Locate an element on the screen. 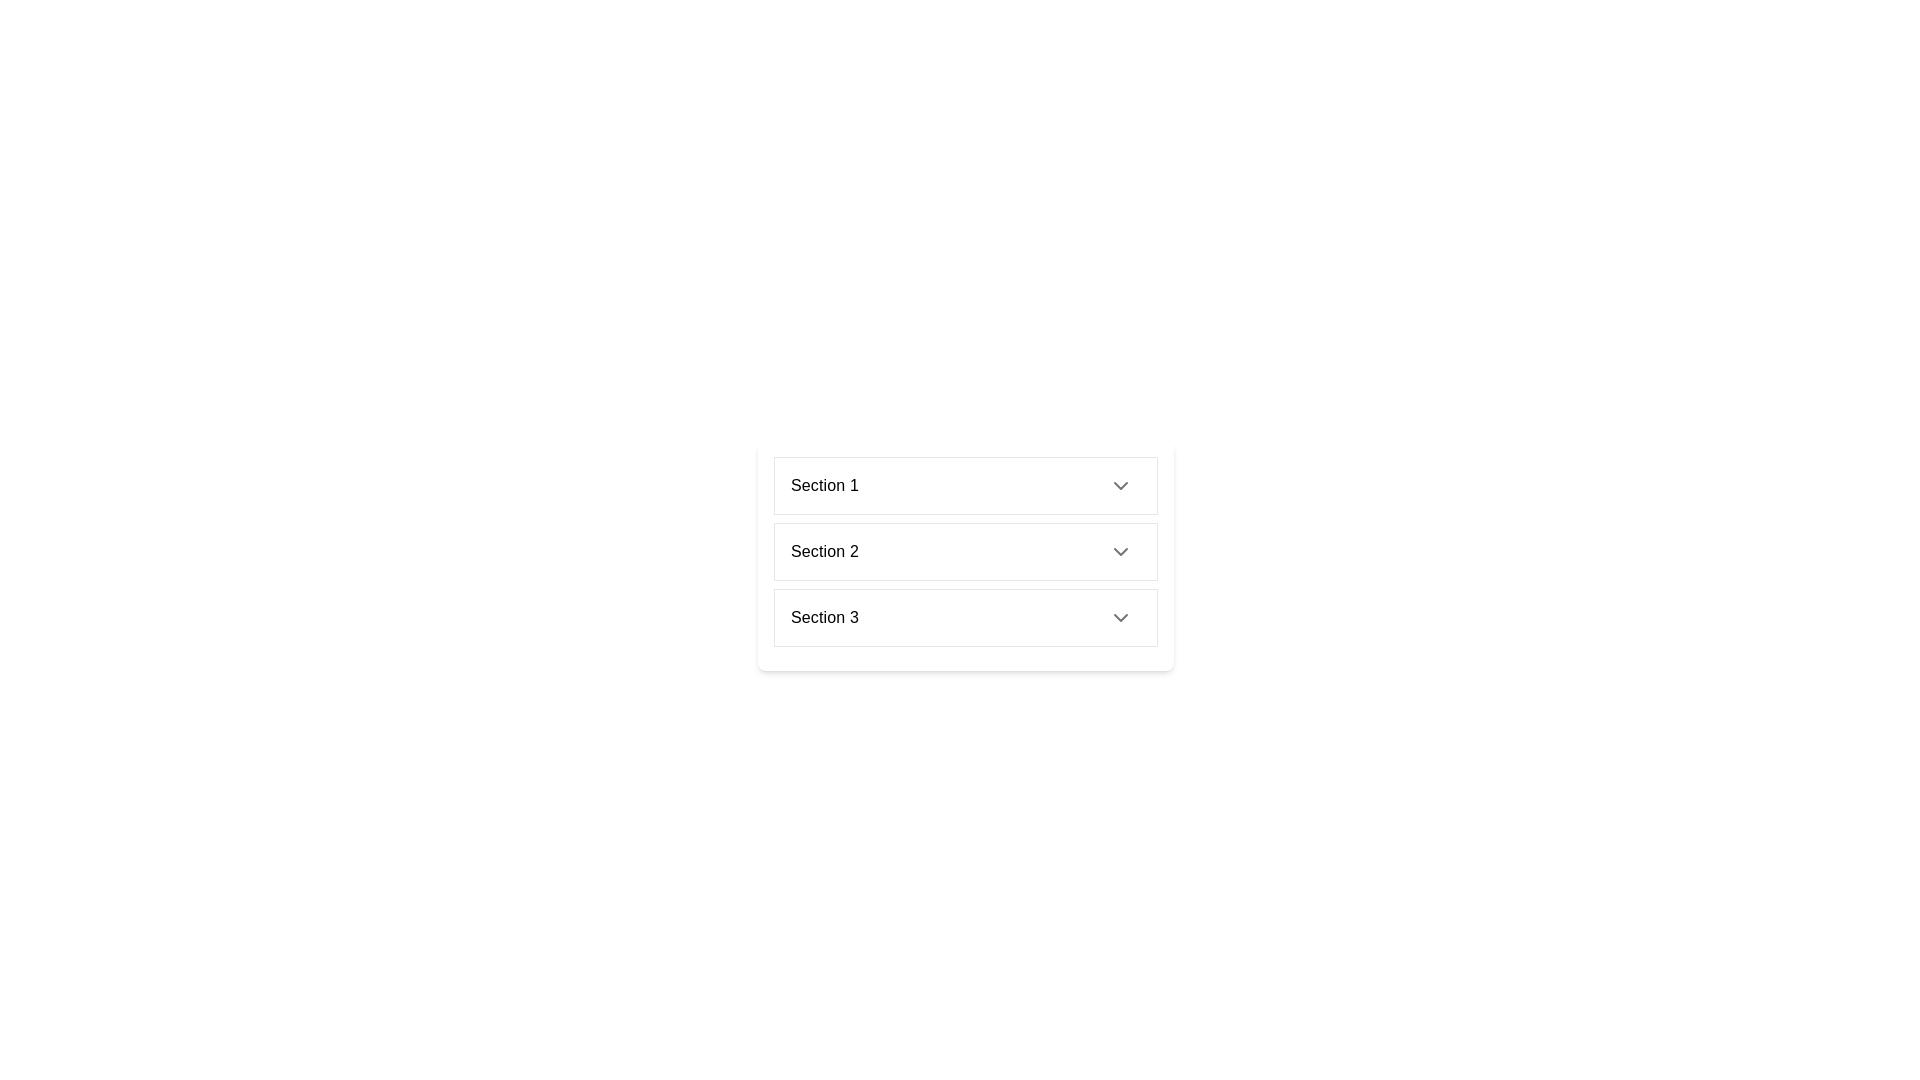  the dropdown button at the right end of 'Section 2' is located at coordinates (1121, 551).